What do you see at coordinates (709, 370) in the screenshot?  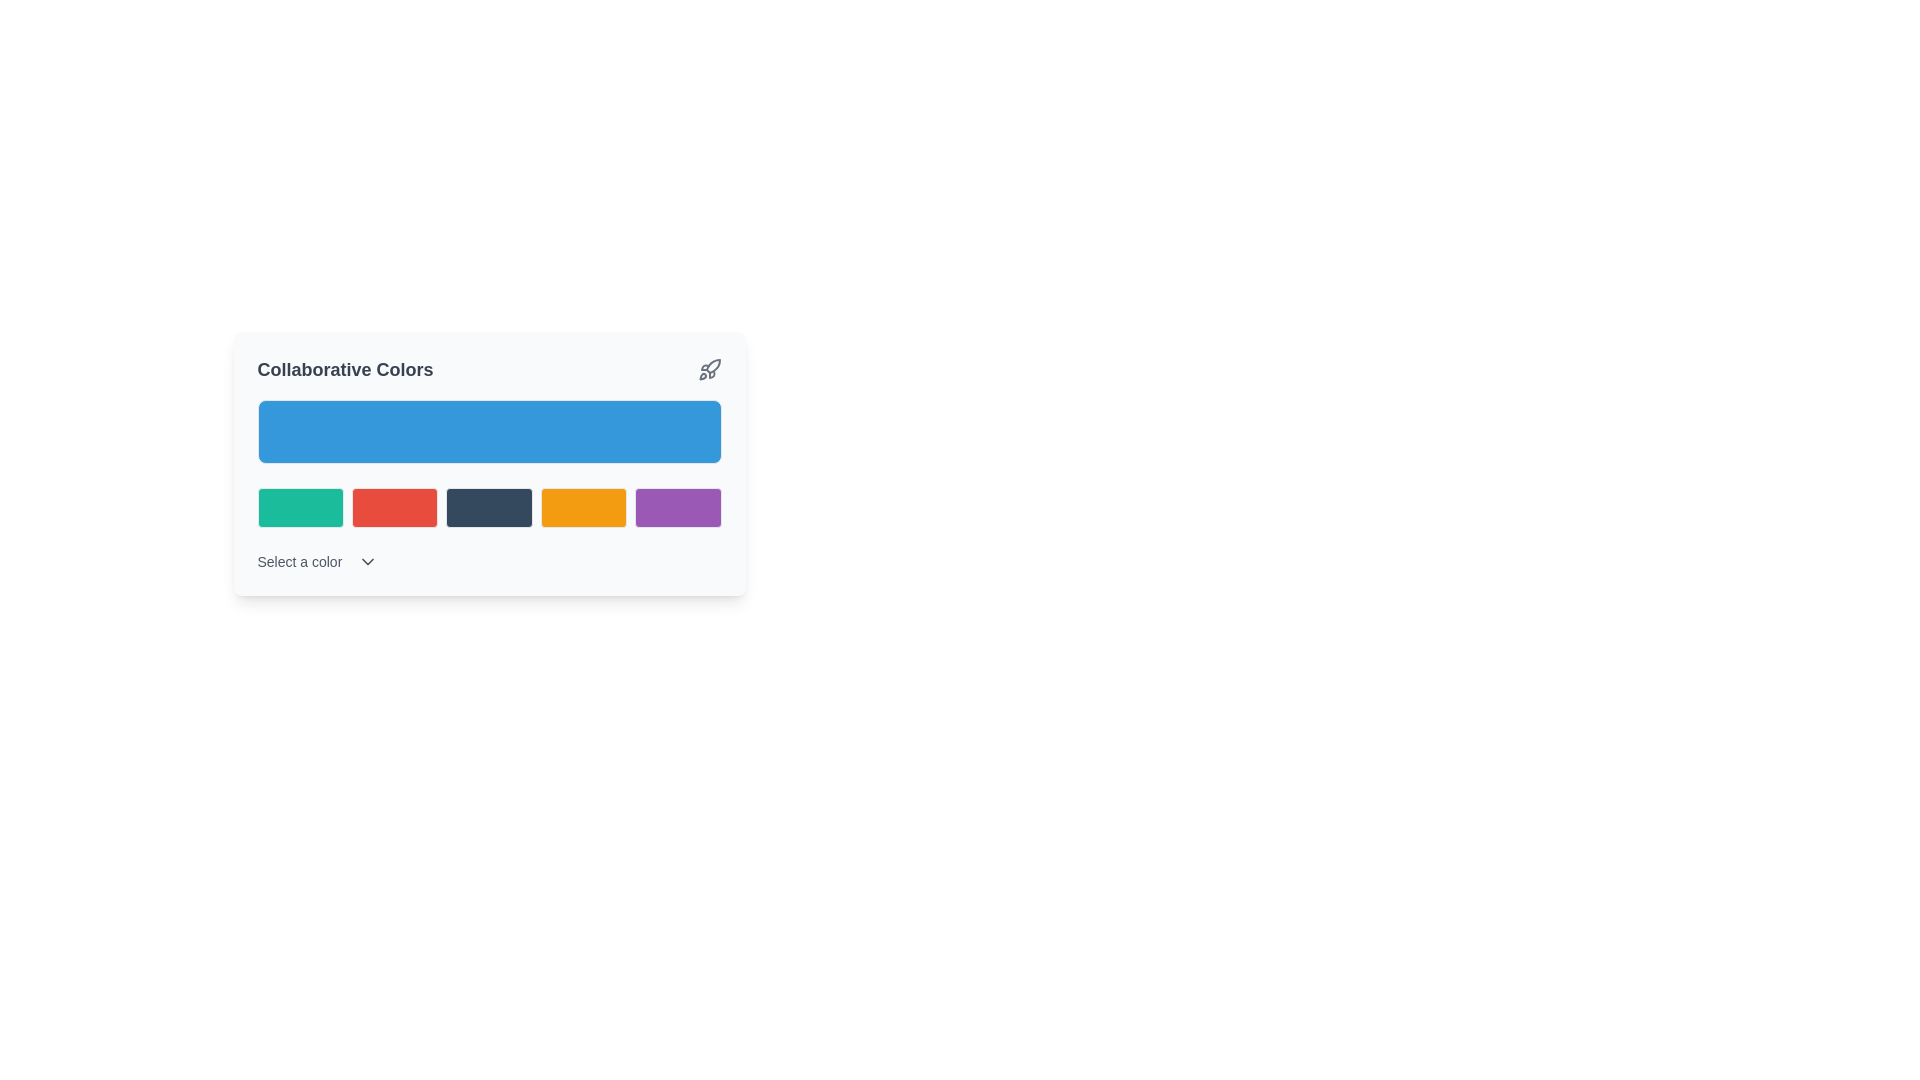 I see `the small rocket-shaped icon, located to the right of the text 'Collaborative Colors'` at bounding box center [709, 370].